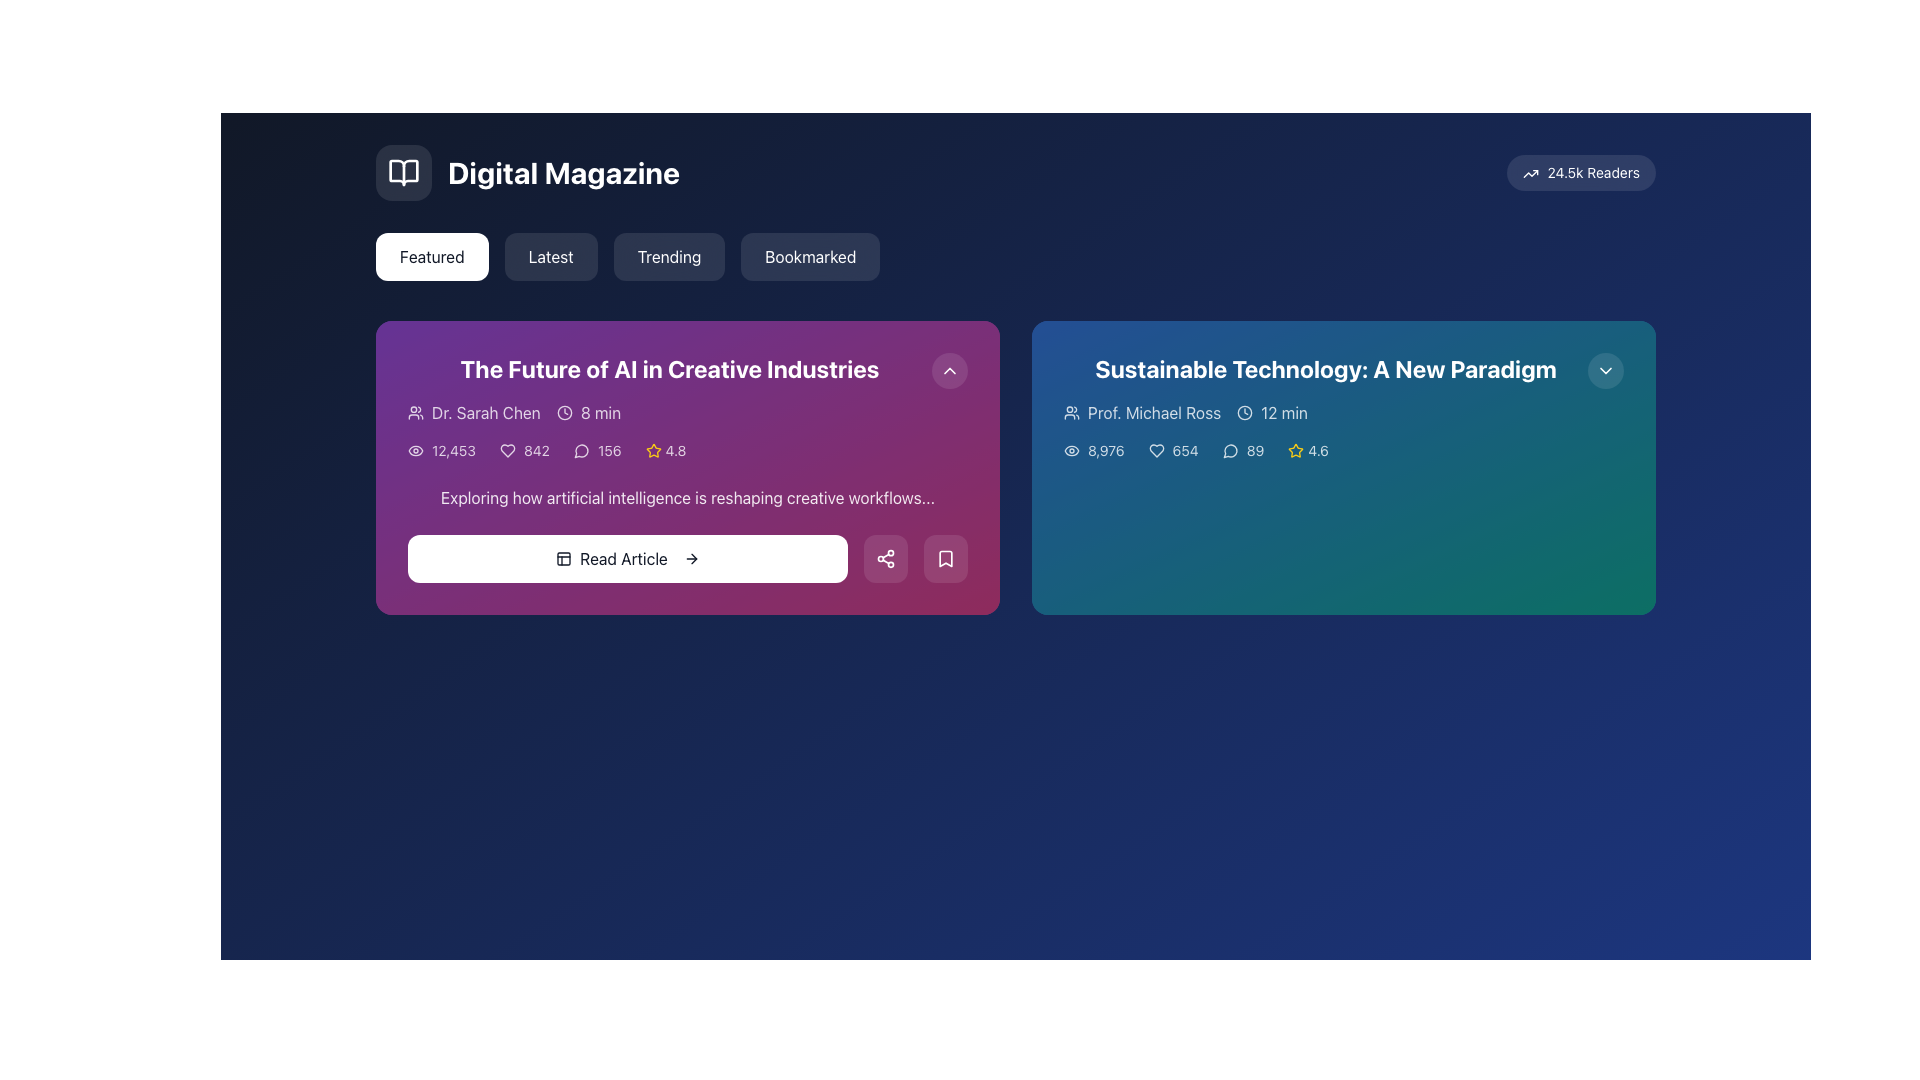 This screenshot has height=1080, width=1920. I want to click on the share icon button, which consists of three circles connected by lines, located at the bottom-right corner of the purple card labeled 'The Future of AI in Creative Industries', so click(885, 559).